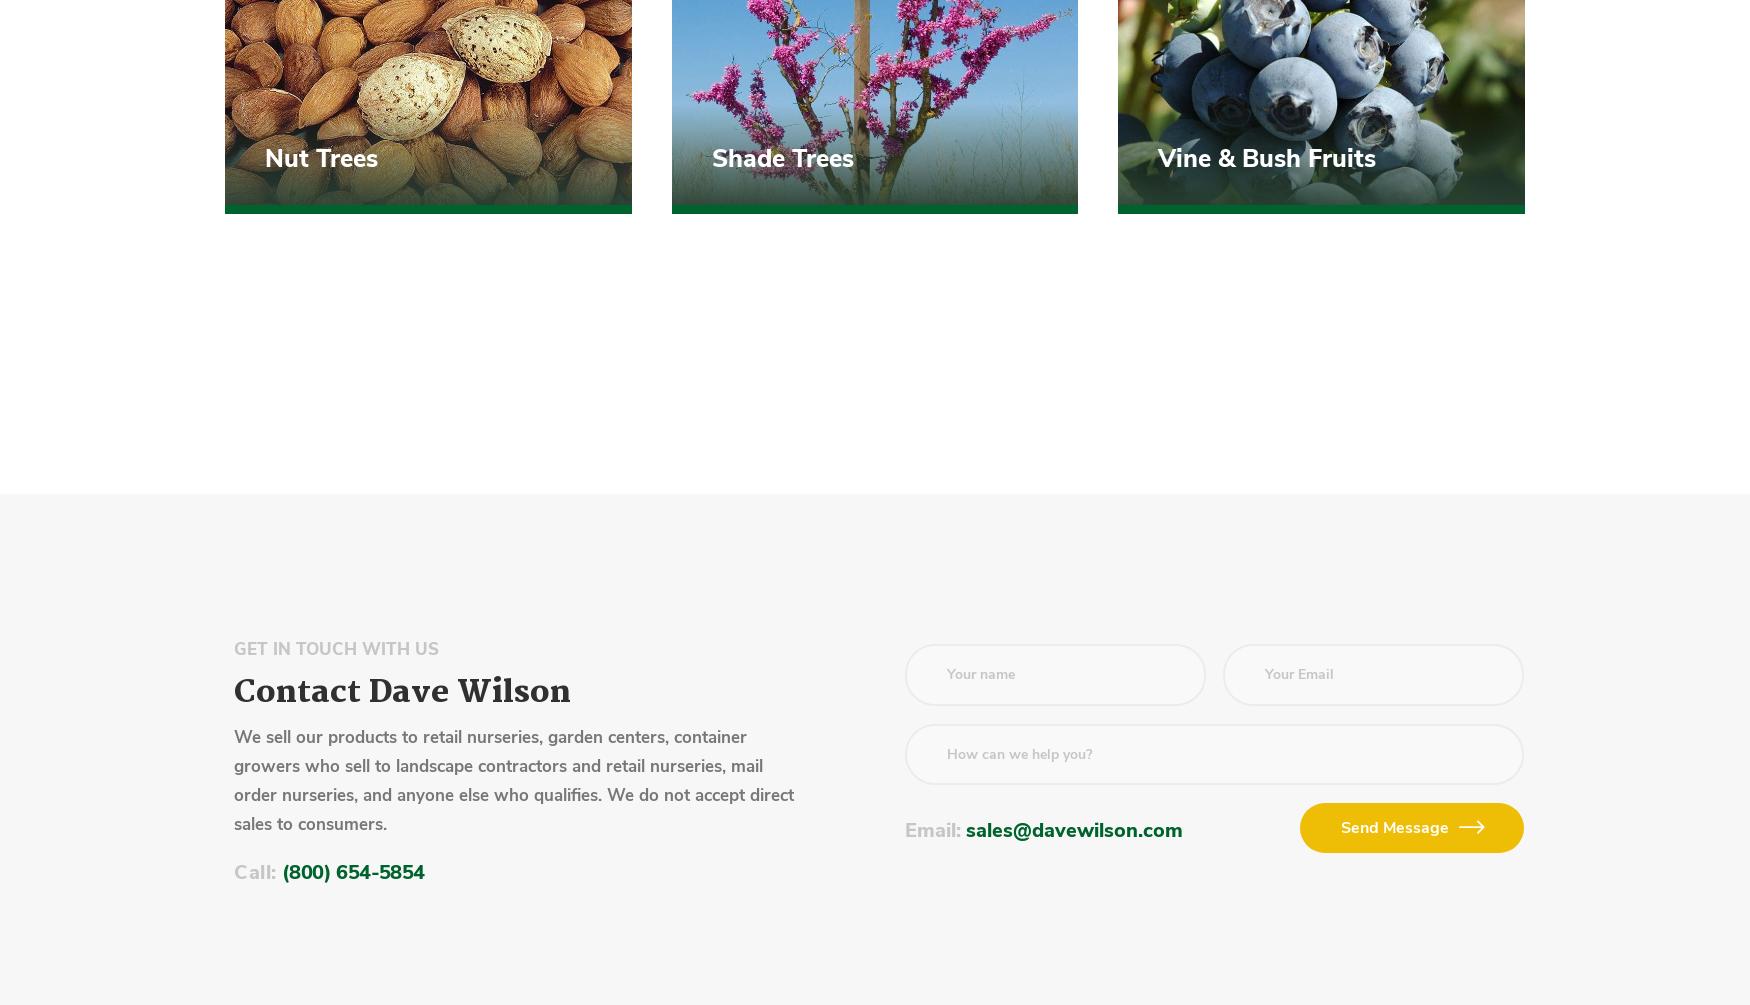 The image size is (1750, 1005). I want to click on 'Privacy Statement', so click(1200, 549).